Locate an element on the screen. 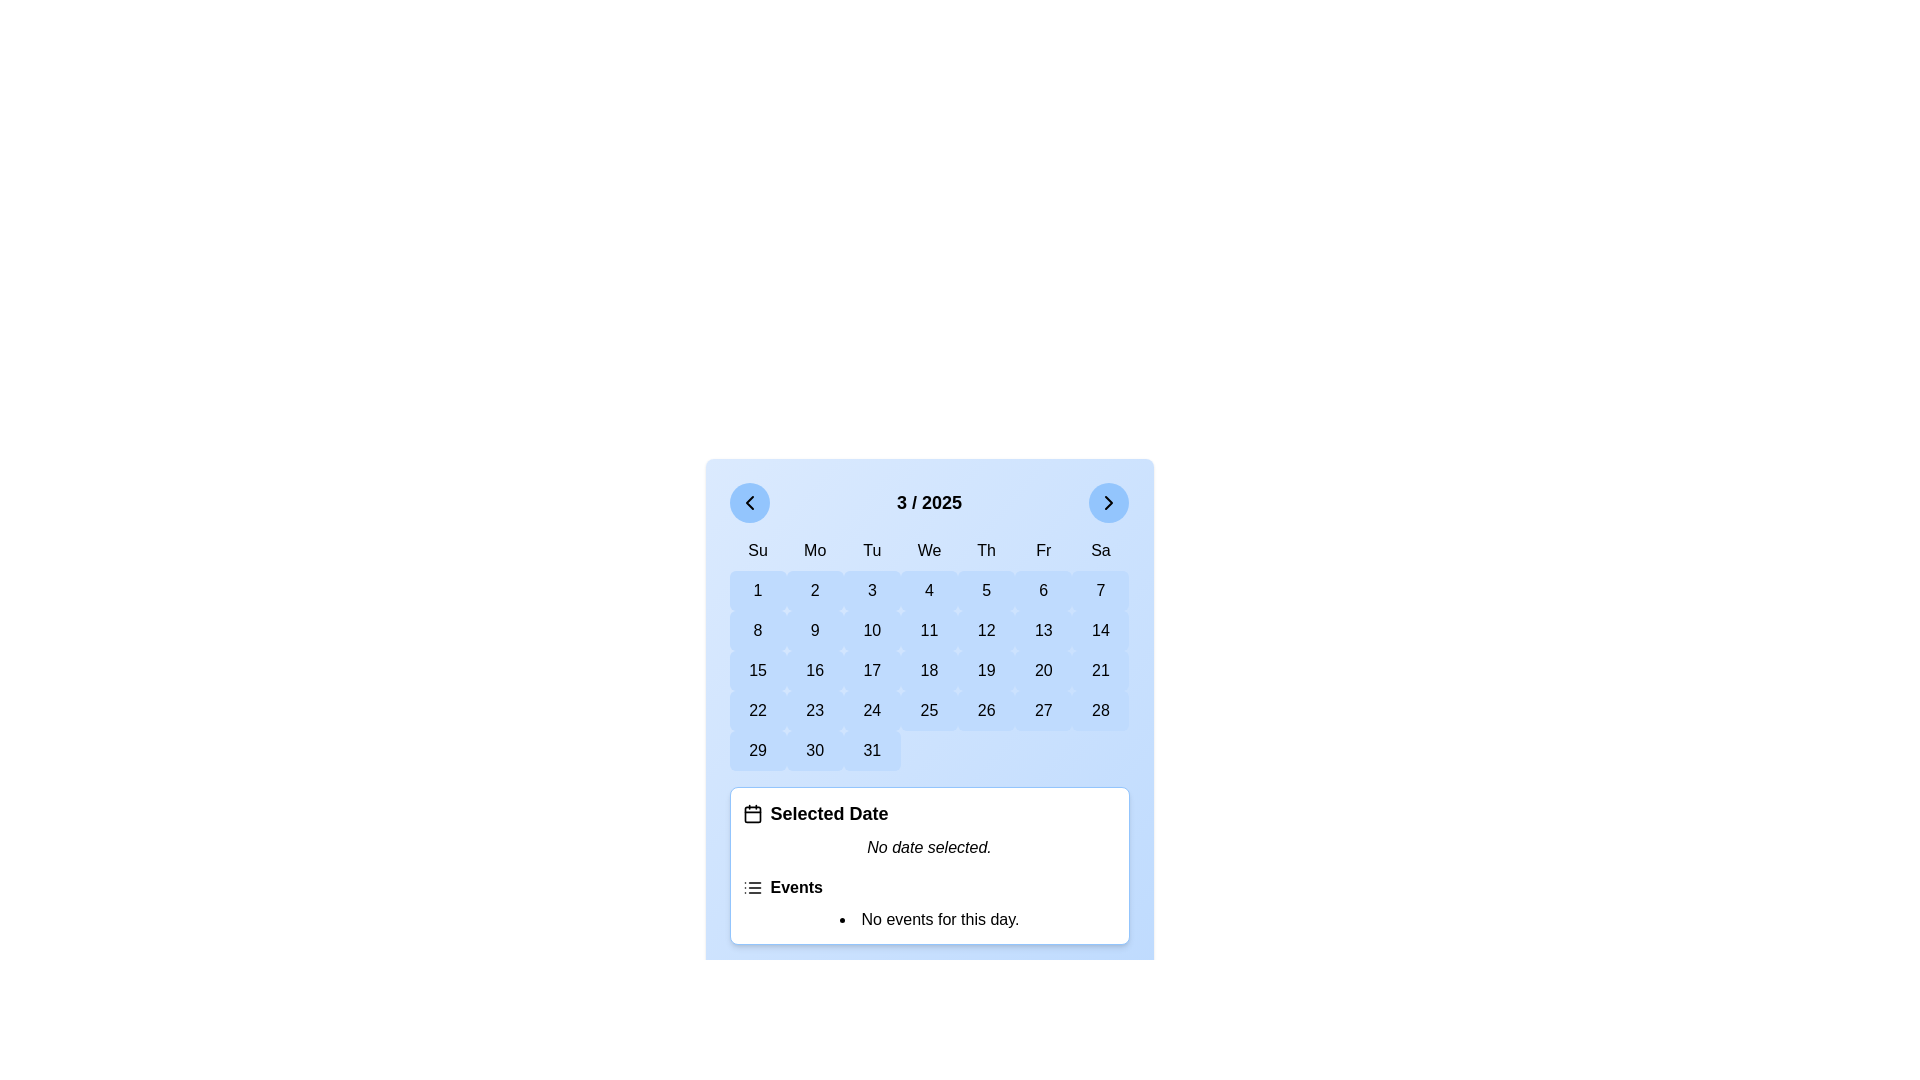 The width and height of the screenshot is (1920, 1080). the selectable date button for '18' in the calendar widget to observe style changes is located at coordinates (928, 671).